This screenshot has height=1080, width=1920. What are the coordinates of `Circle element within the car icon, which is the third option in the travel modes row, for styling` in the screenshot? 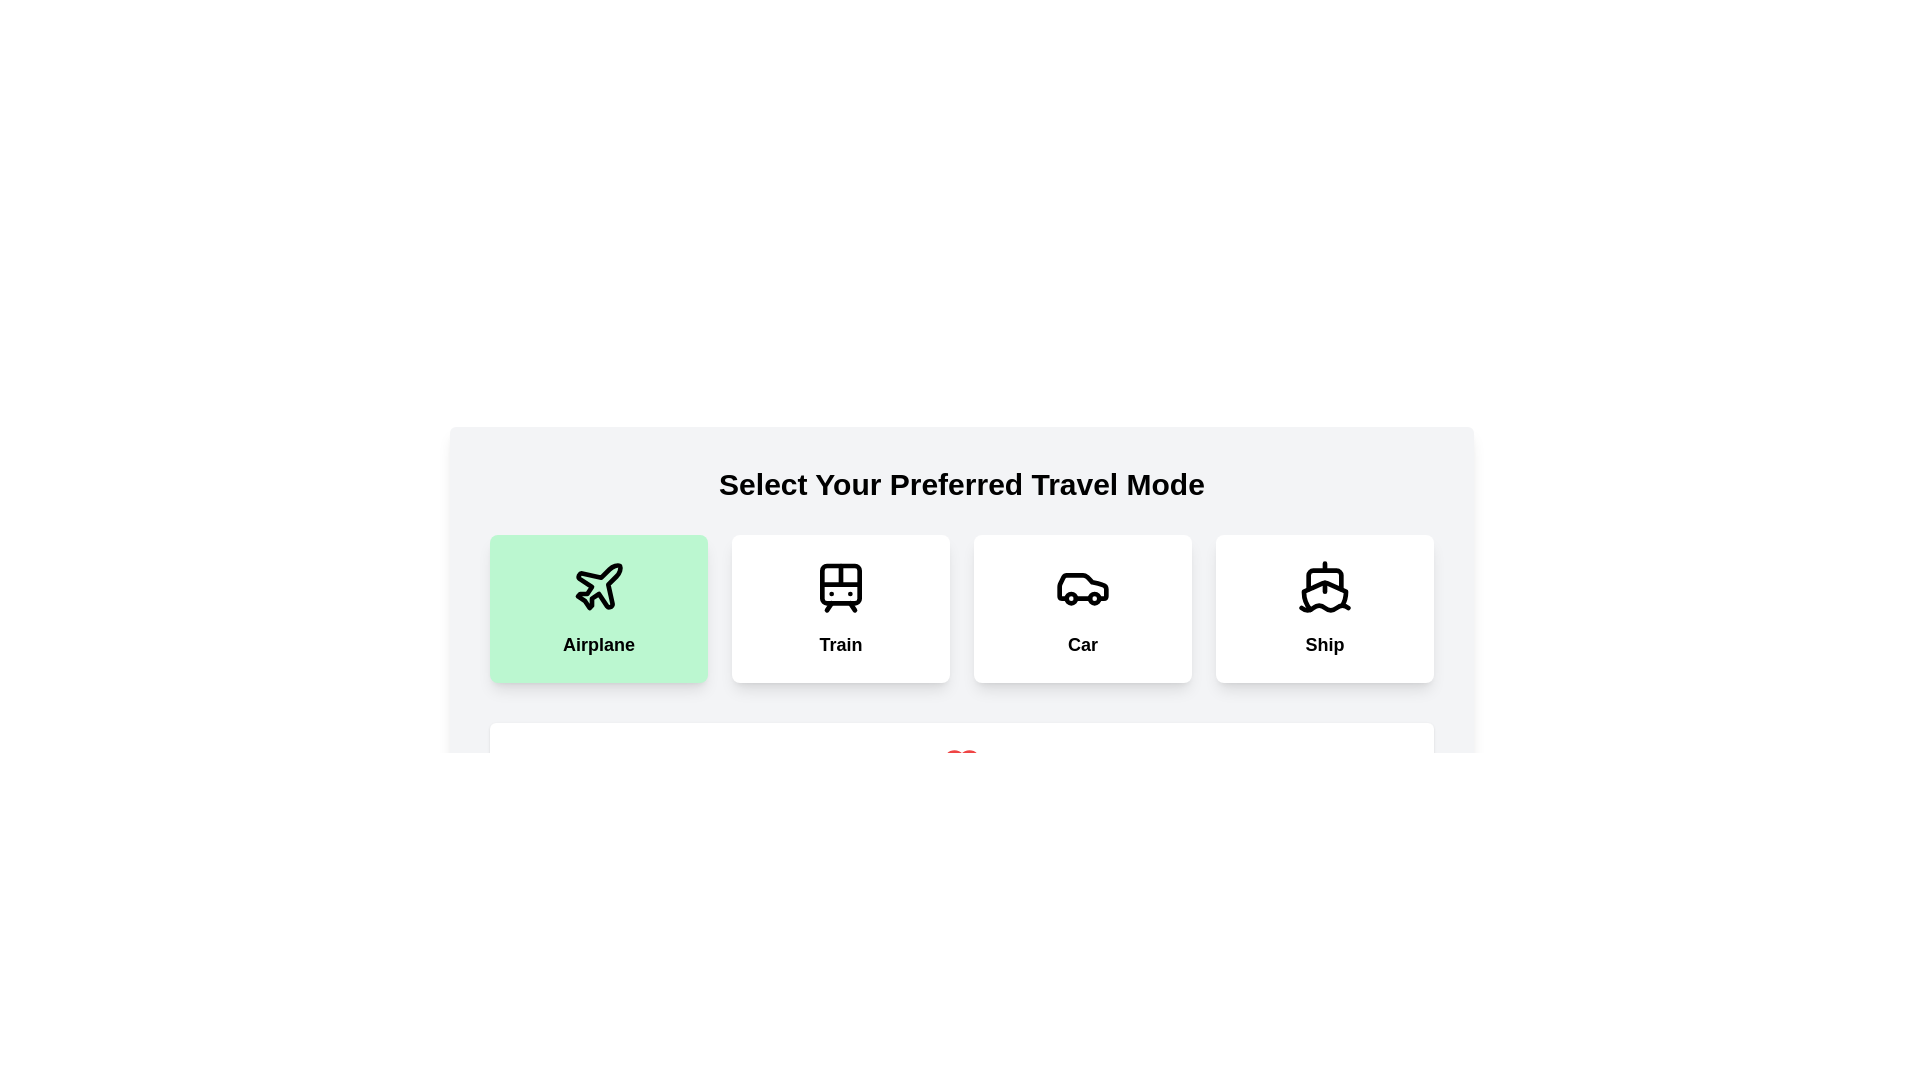 It's located at (1069, 596).